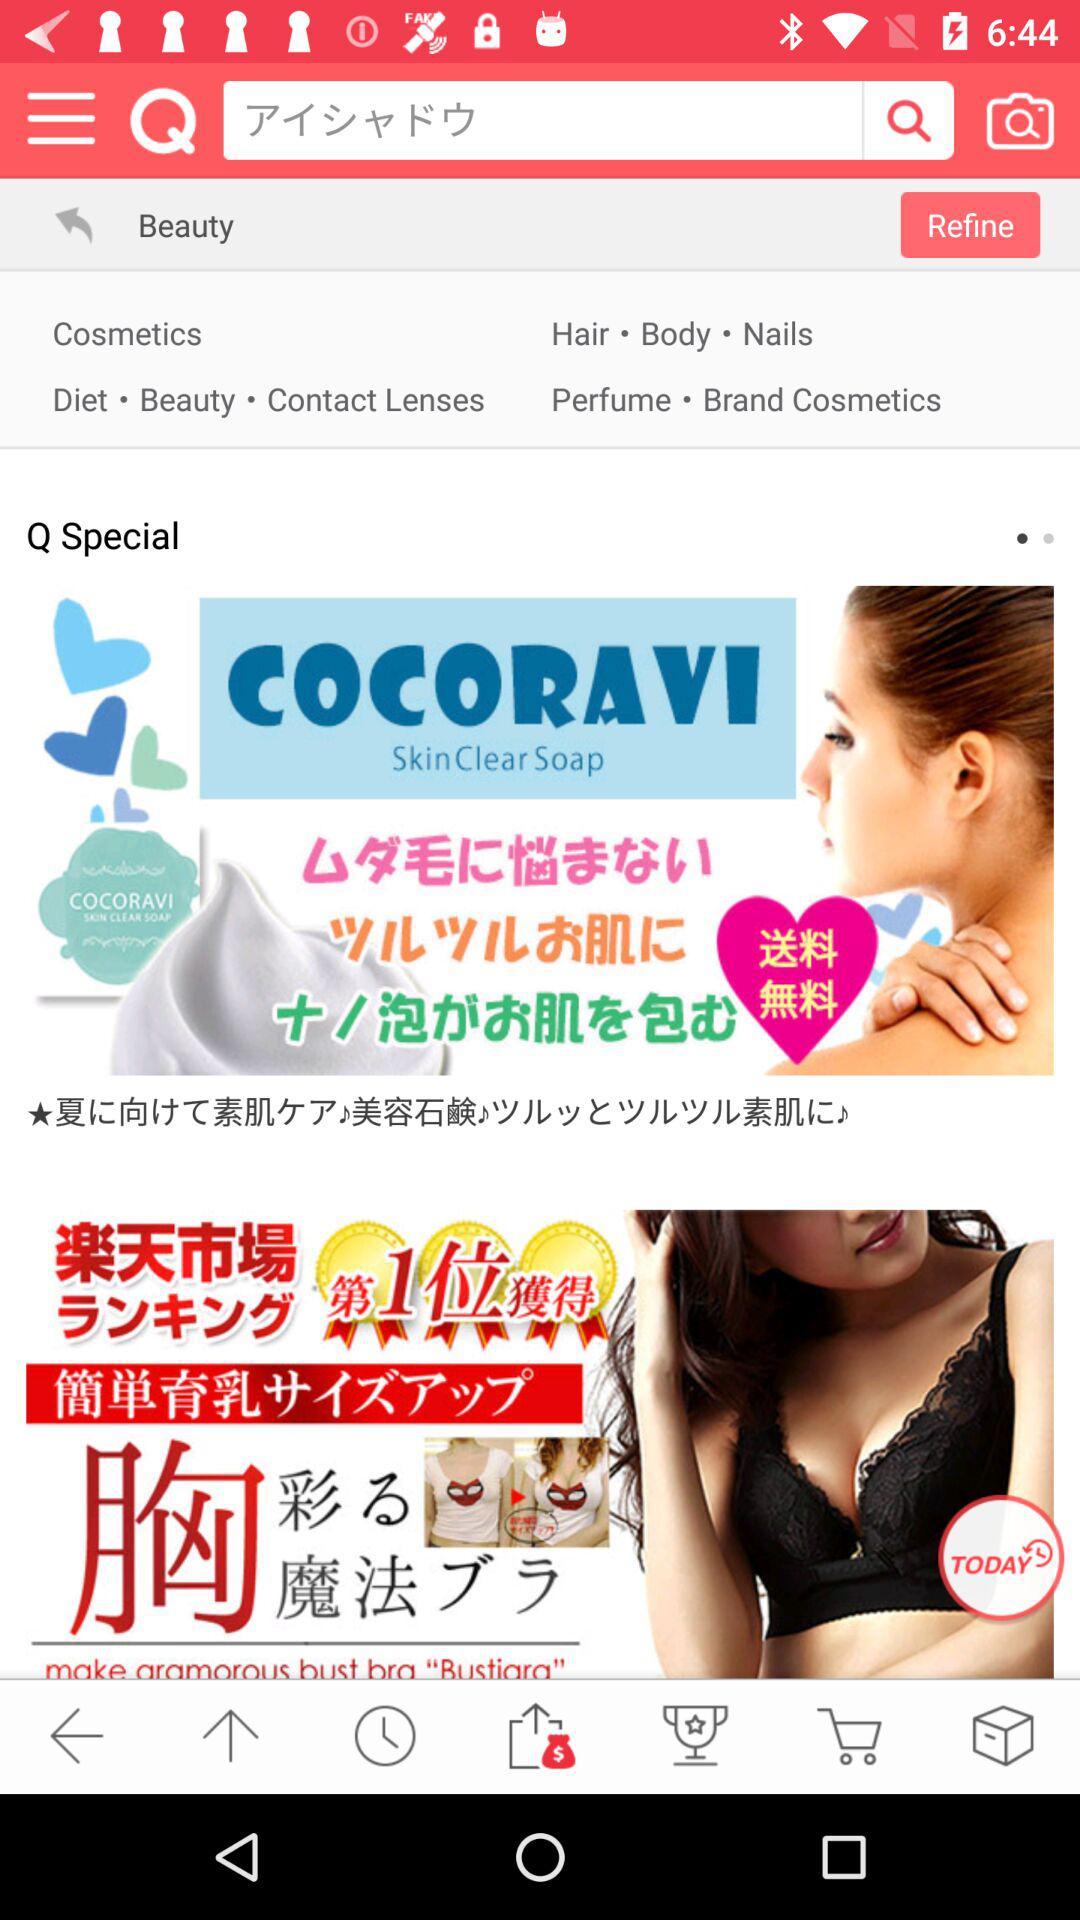 This screenshot has width=1080, height=1920. I want to click on the menu bar, so click(60, 119).